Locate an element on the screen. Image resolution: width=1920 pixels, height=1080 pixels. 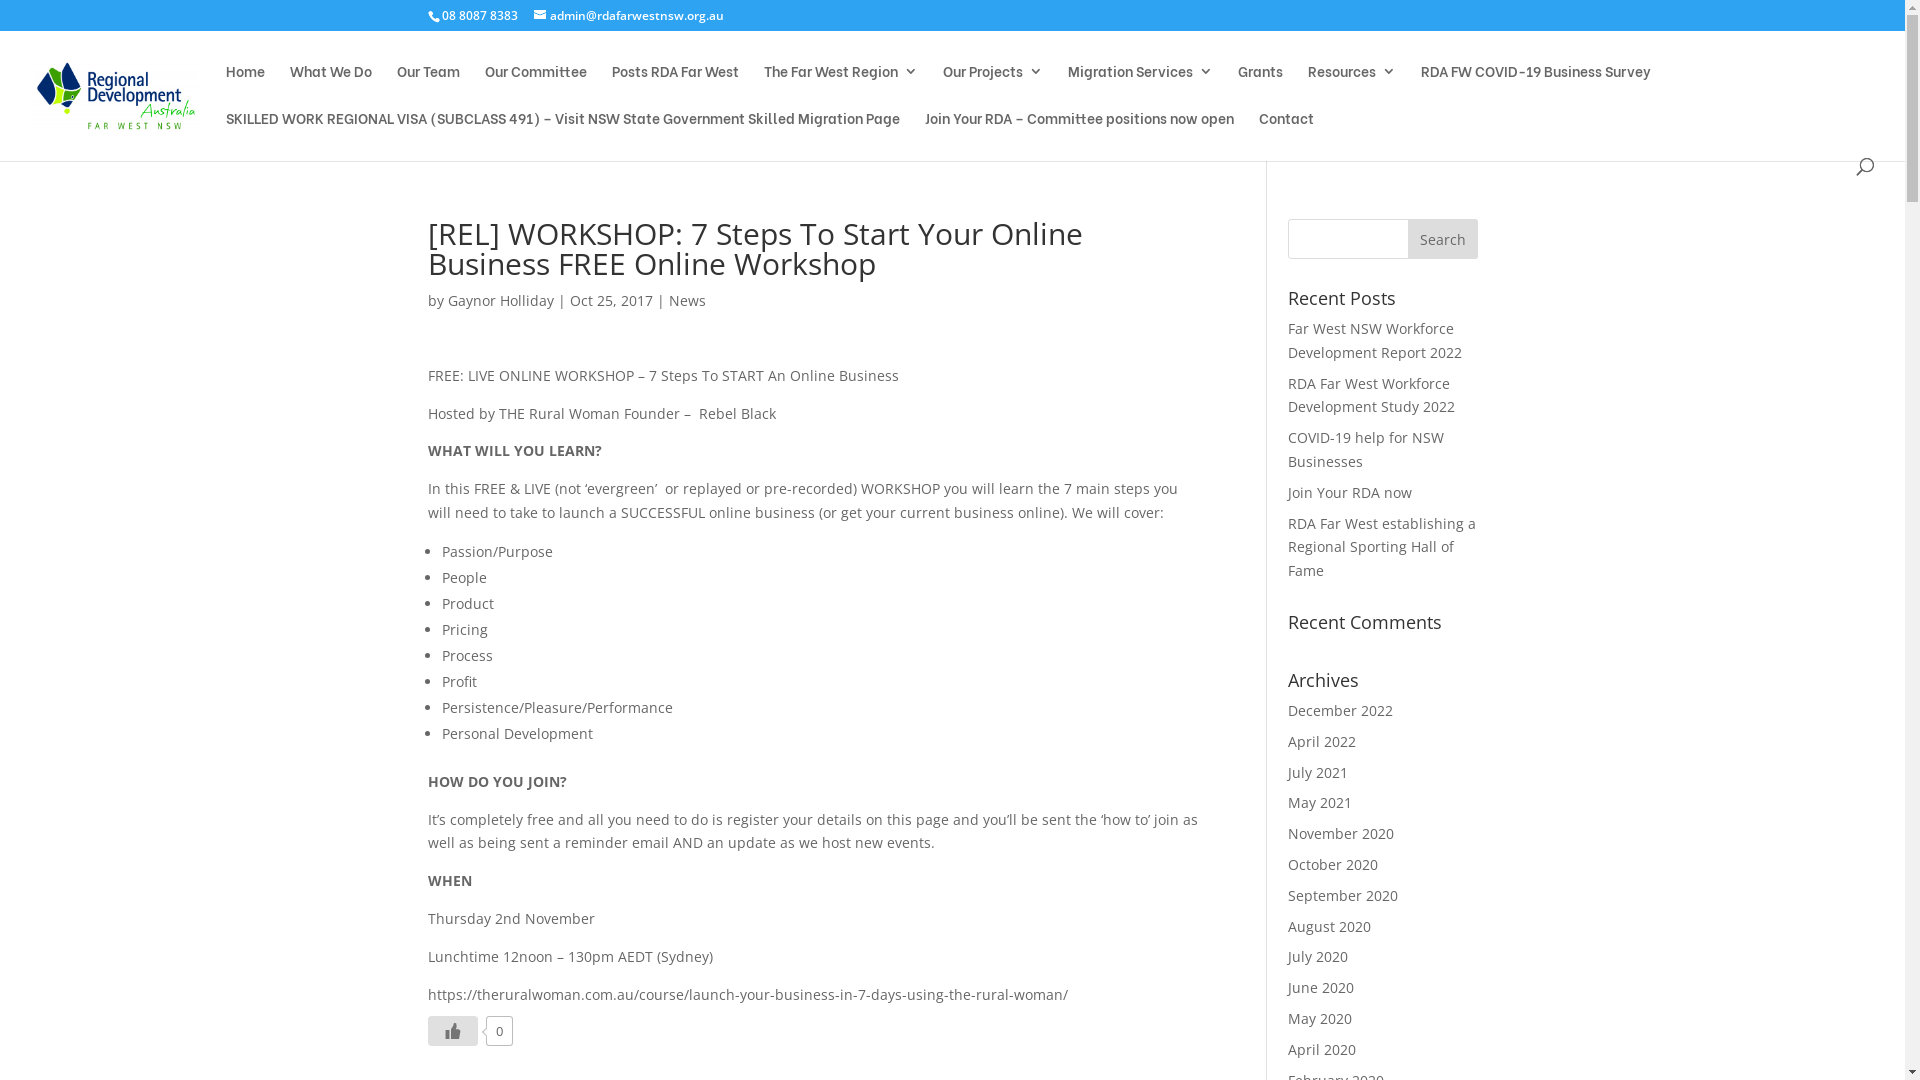
'April 2022' is located at coordinates (1321, 741).